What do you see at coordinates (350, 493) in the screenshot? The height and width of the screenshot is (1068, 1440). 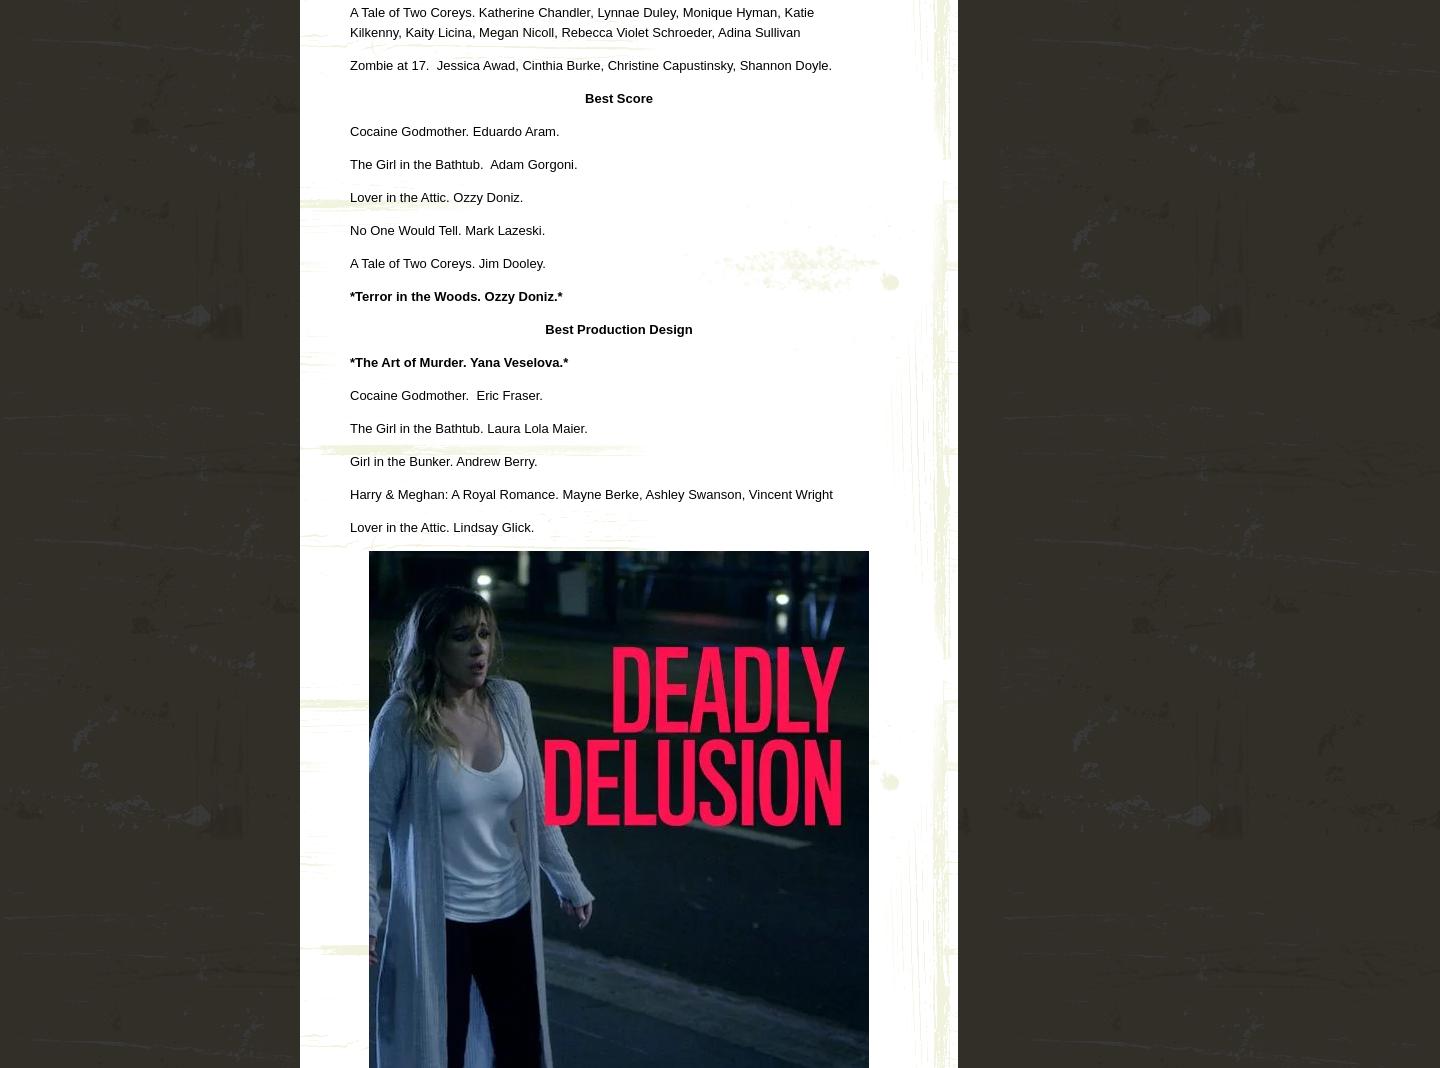 I see `'Harry & Meghan: A Royal Romance. Mayne Berke, Ashley Swanson, Vincent Wright'` at bounding box center [350, 493].